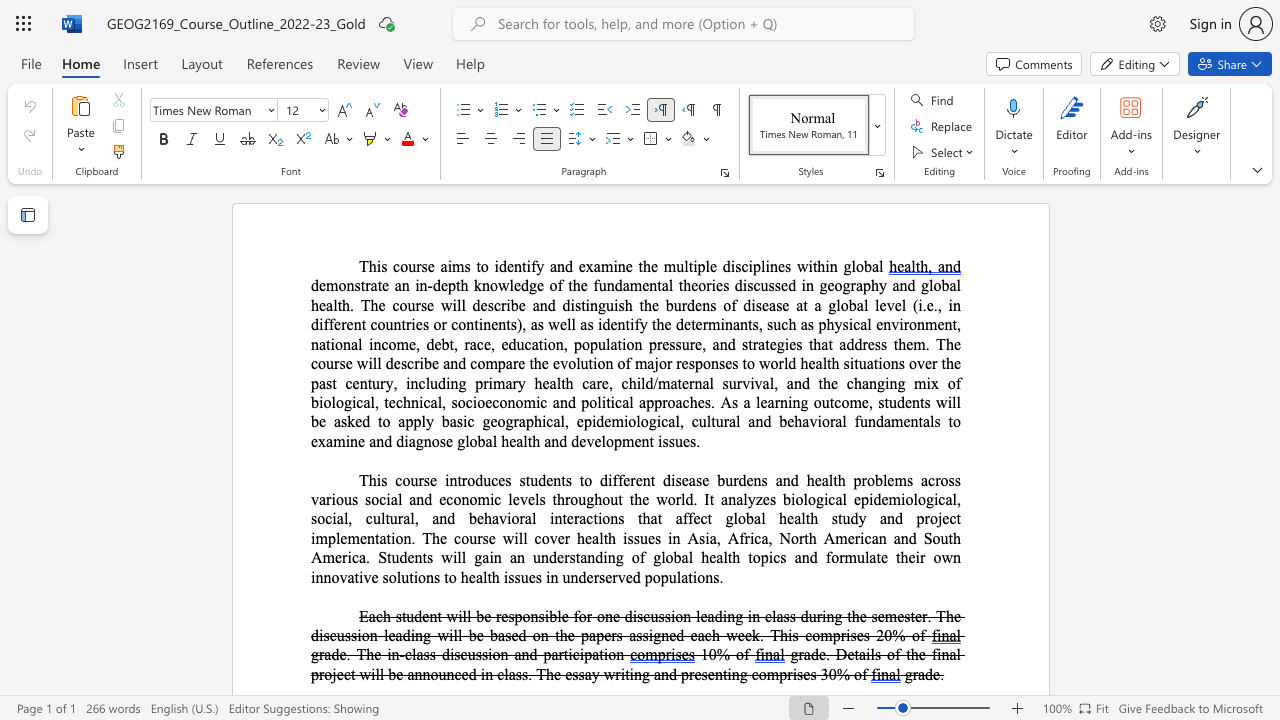  I want to click on the 11th character "t" in the text, so click(679, 383).